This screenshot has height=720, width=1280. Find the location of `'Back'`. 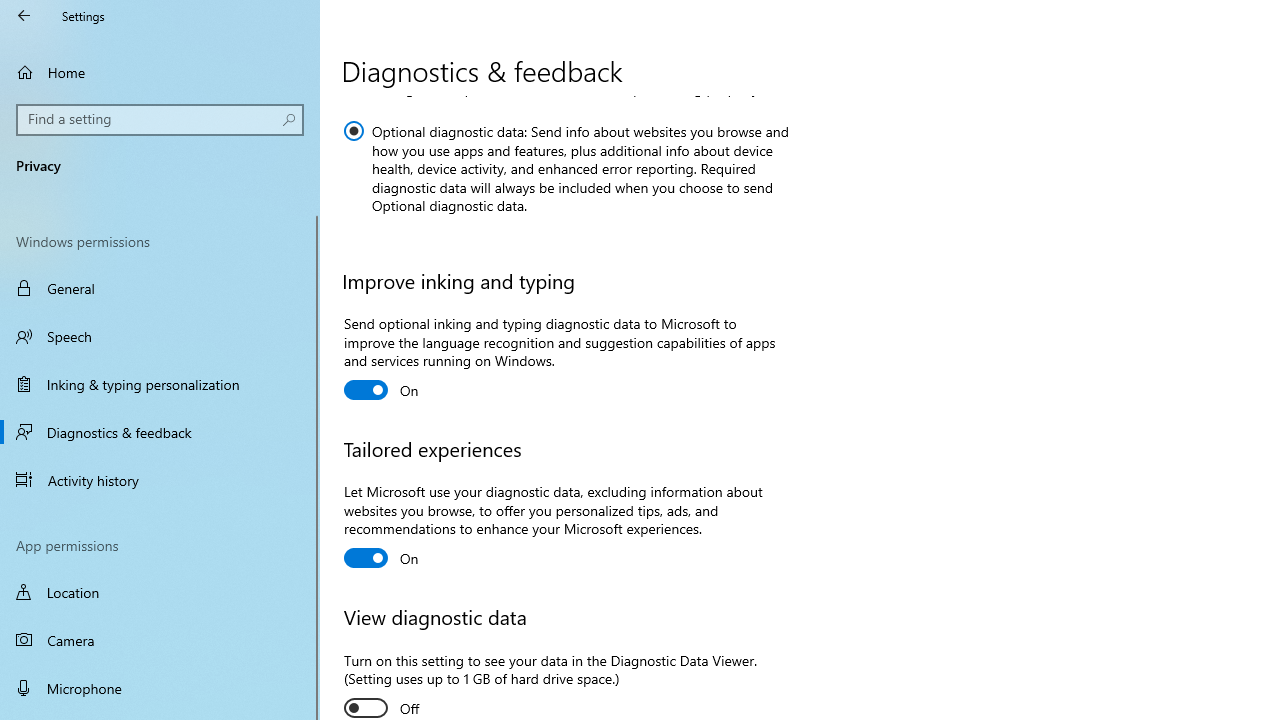

'Back' is located at coordinates (24, 15).